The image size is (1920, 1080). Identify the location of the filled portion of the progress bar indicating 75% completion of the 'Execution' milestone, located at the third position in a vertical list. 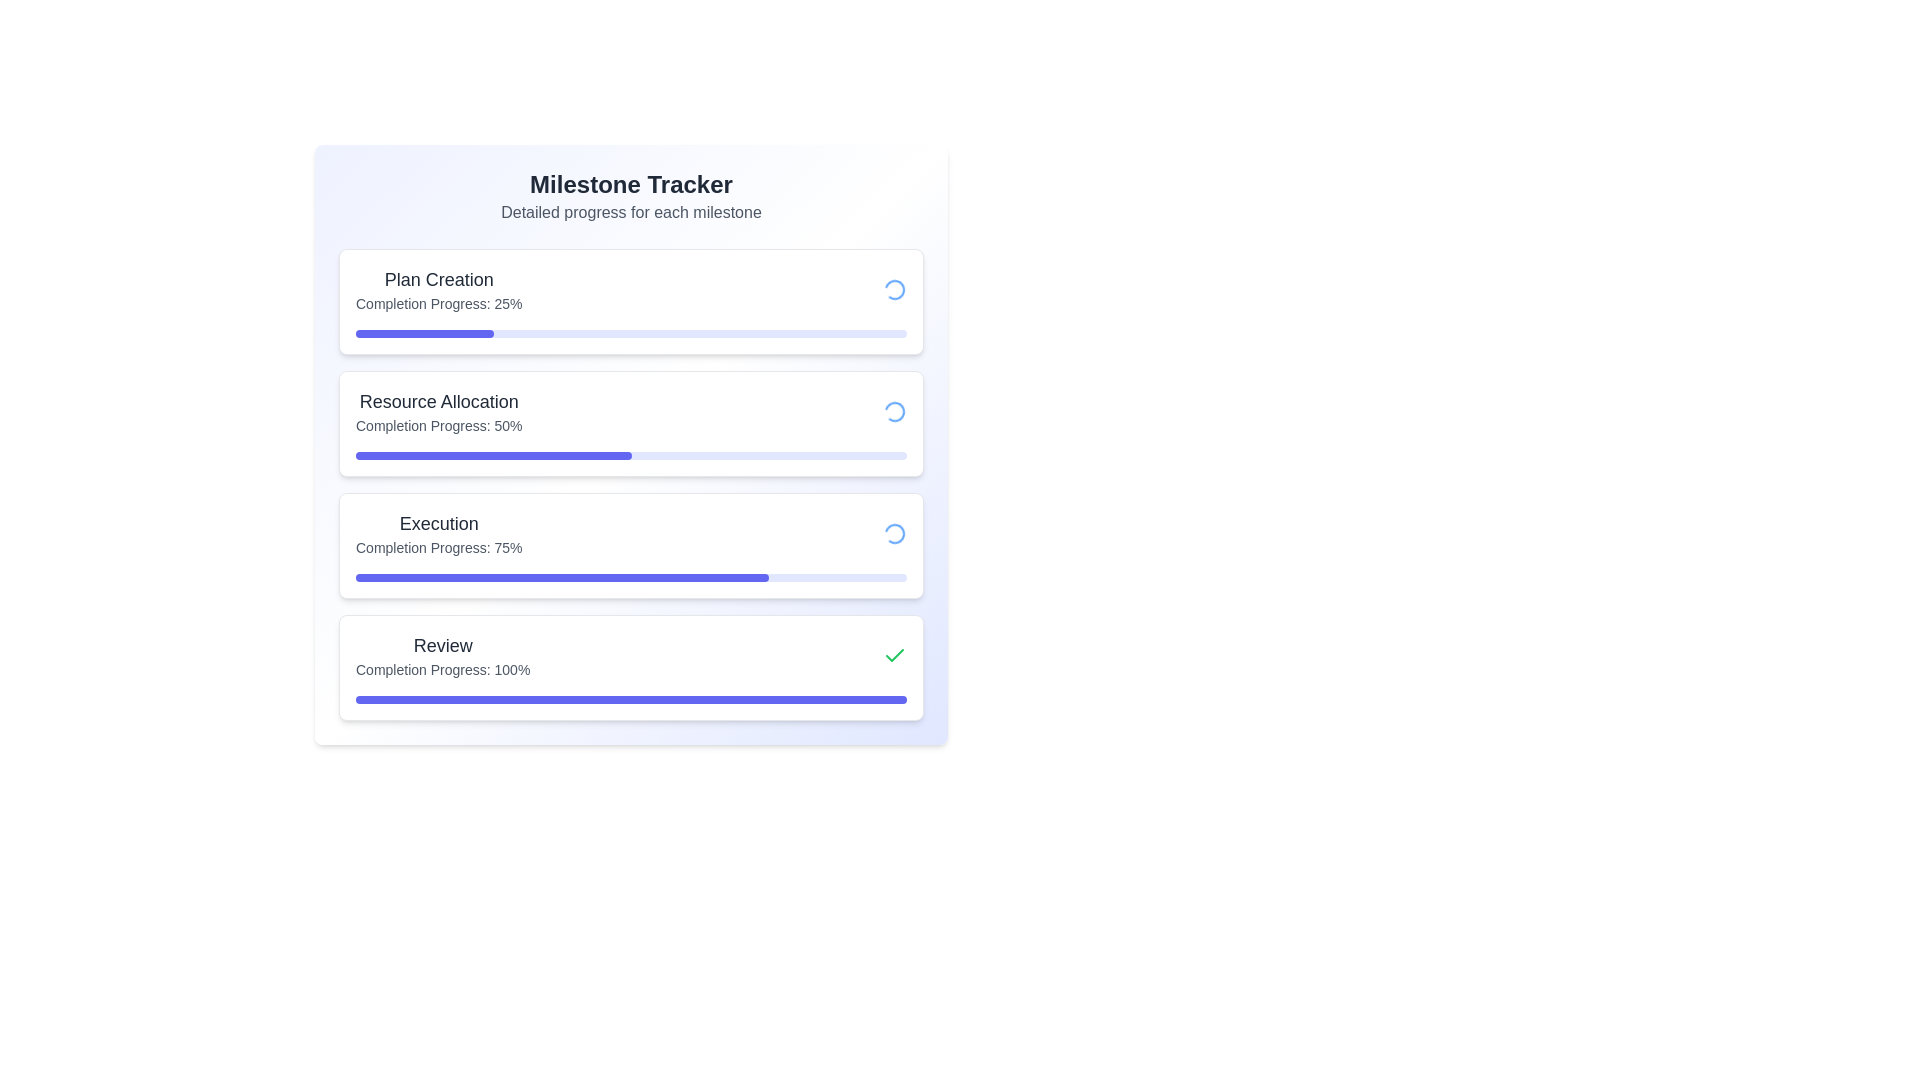
(561, 578).